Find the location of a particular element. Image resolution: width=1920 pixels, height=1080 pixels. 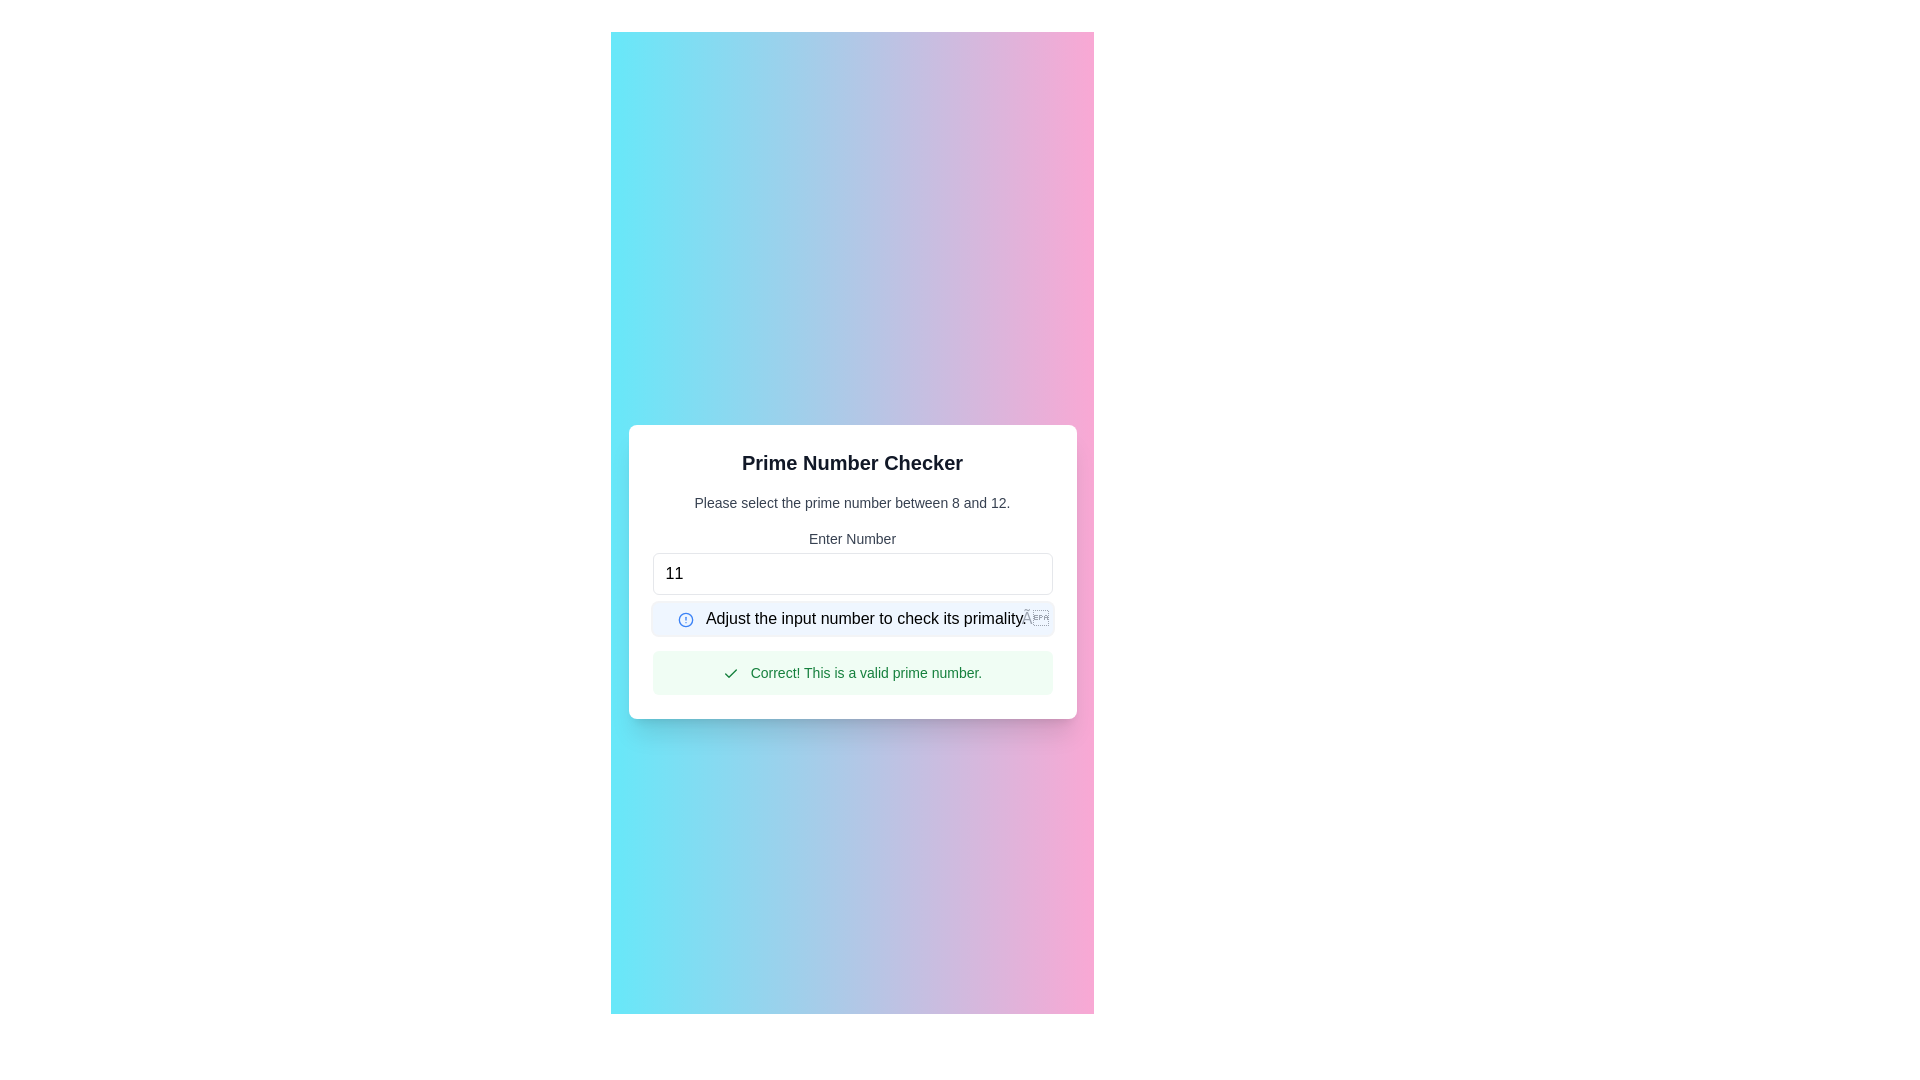

the close icon of the informational banner or alert box that states 'Adjust the input number to check its primality.' is located at coordinates (852, 617).